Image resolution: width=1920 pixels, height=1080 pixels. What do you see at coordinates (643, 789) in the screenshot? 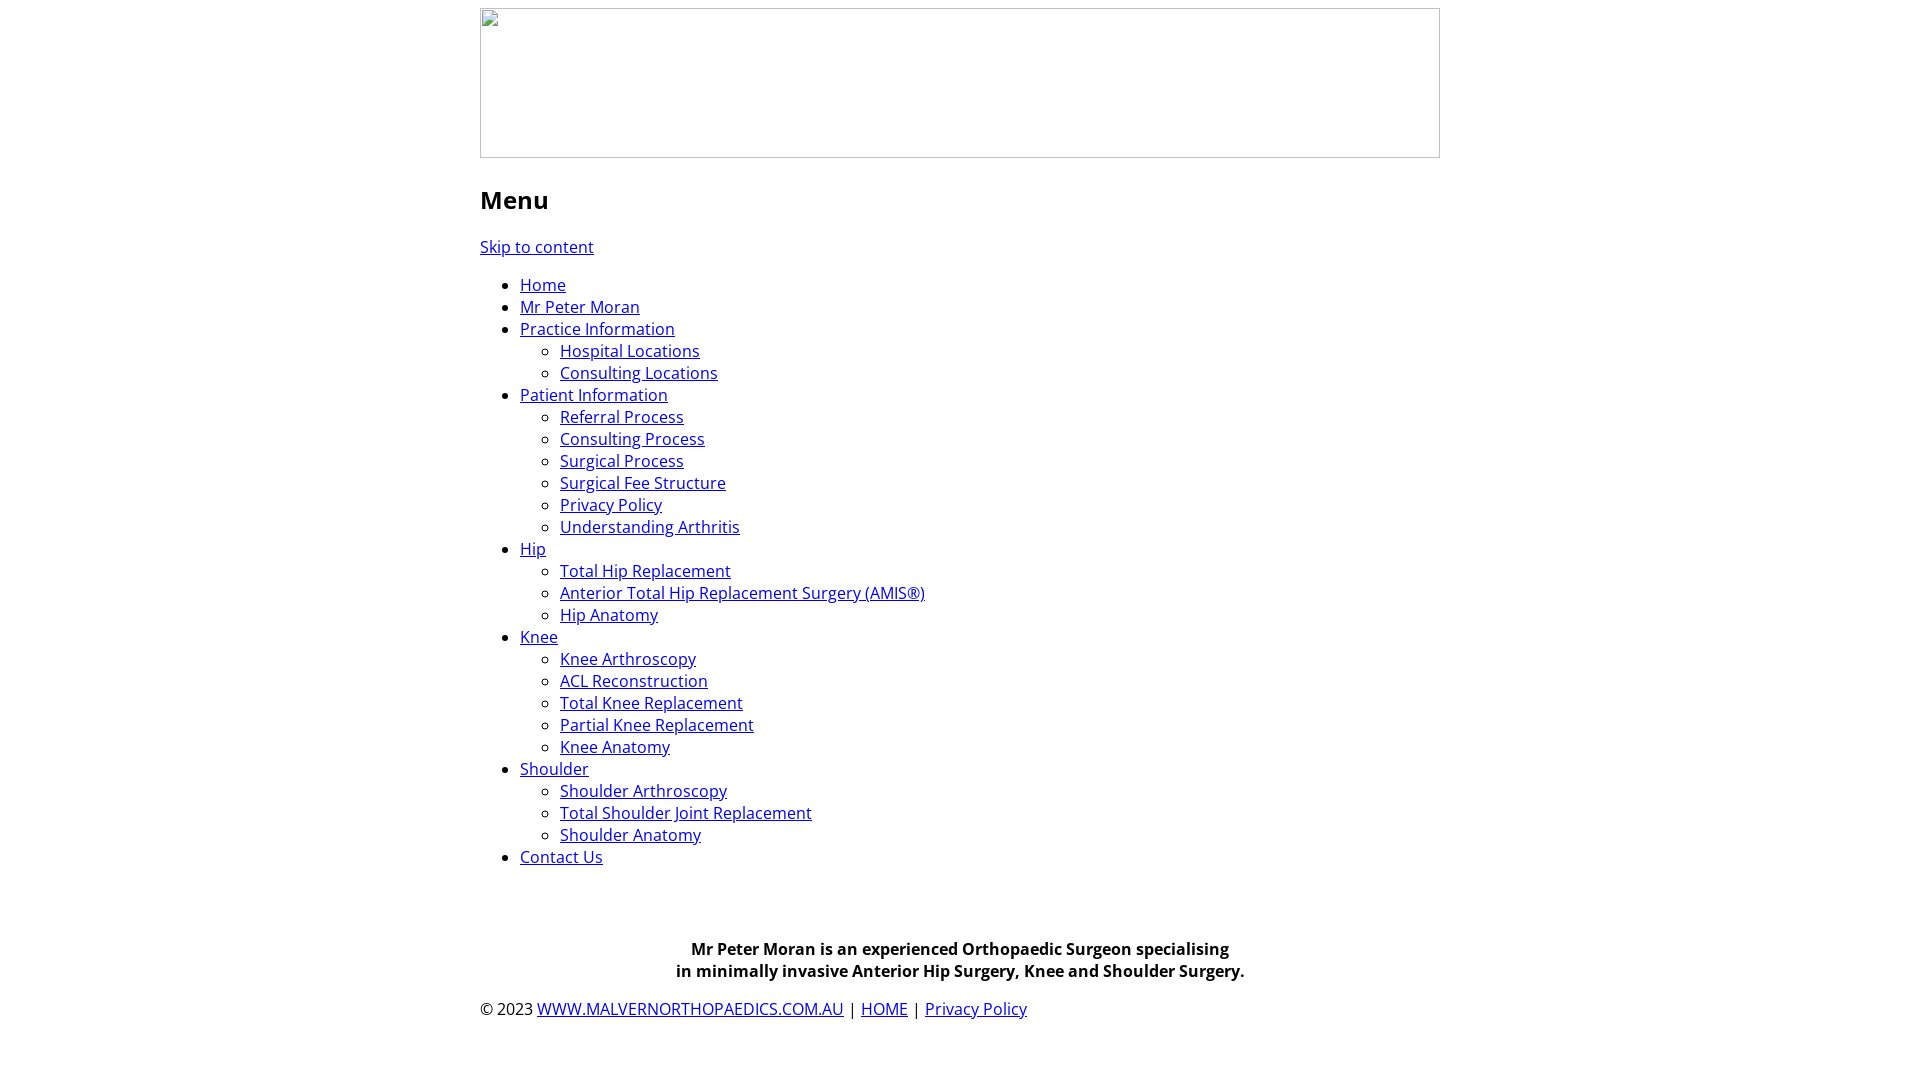
I see `'Shoulder Arthroscopy'` at bounding box center [643, 789].